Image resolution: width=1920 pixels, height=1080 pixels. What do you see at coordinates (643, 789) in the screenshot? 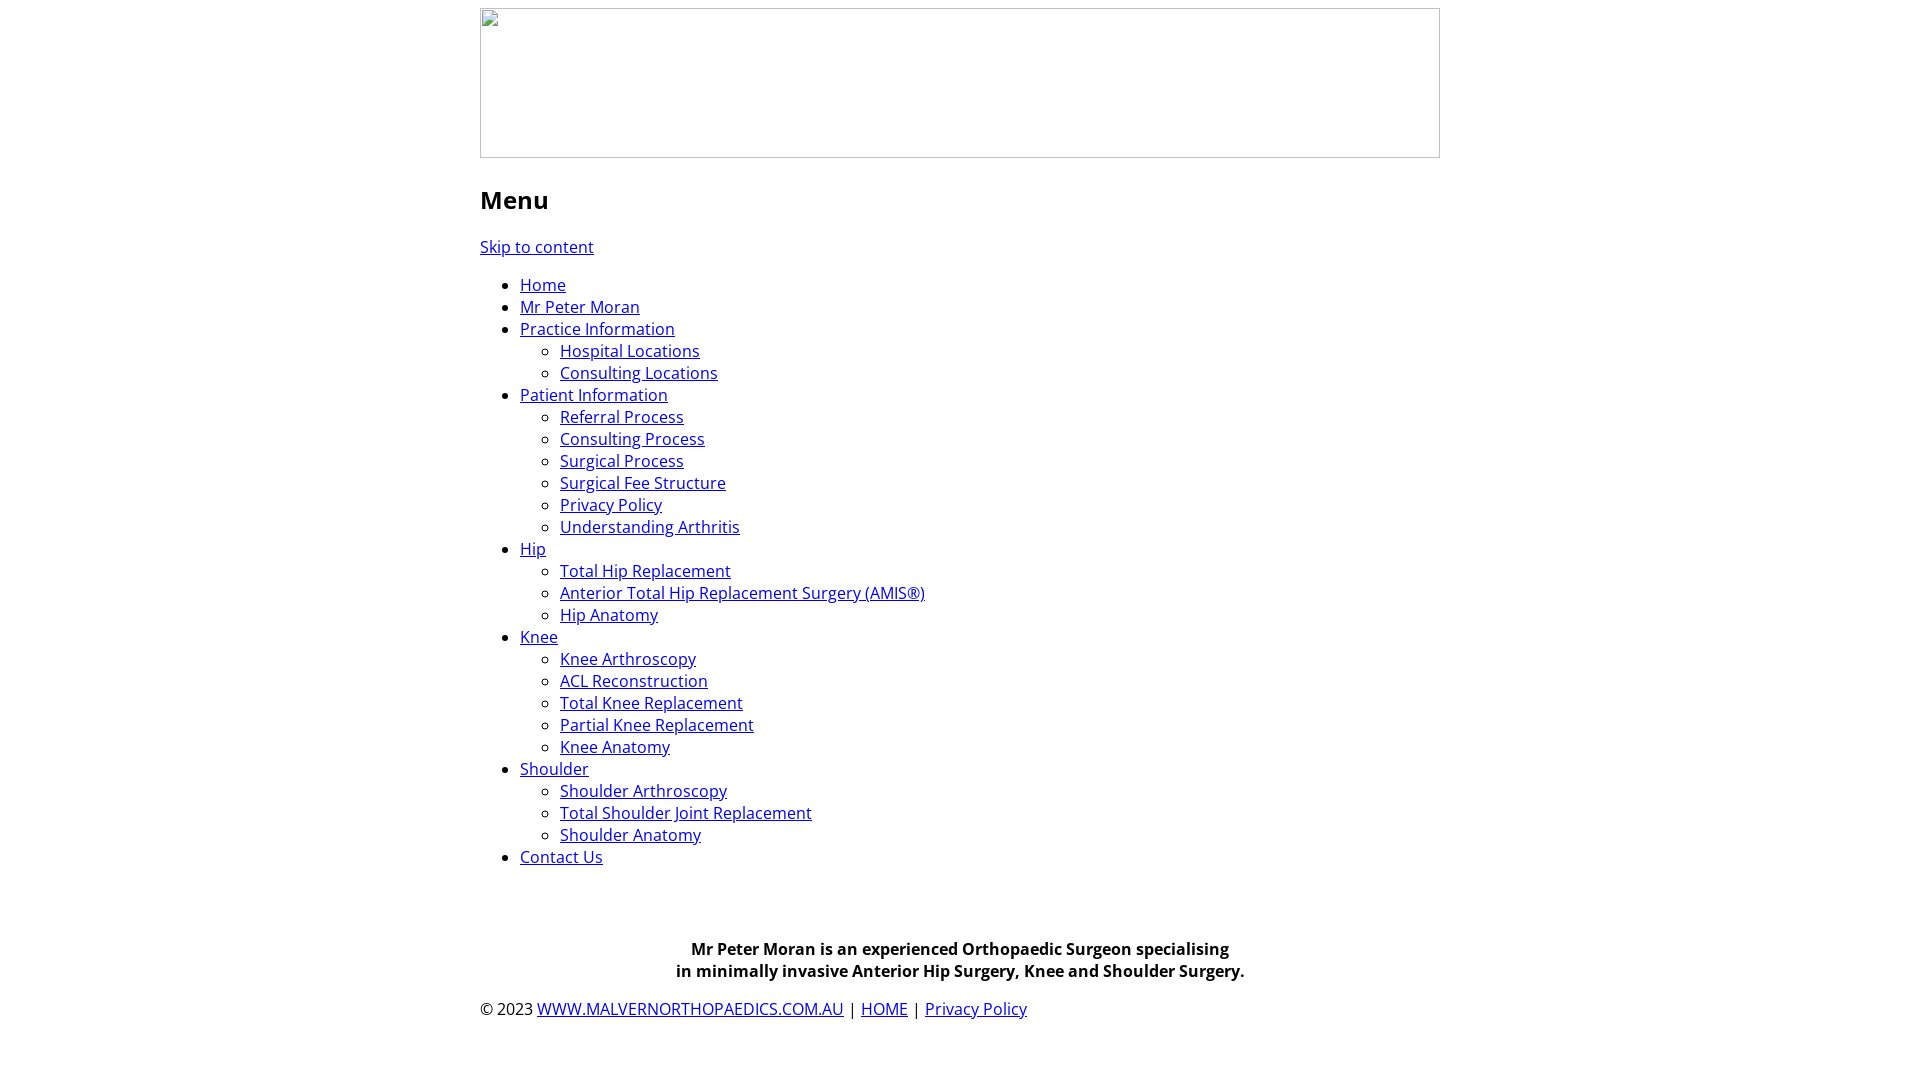
I see `'Shoulder Arthroscopy'` at bounding box center [643, 789].